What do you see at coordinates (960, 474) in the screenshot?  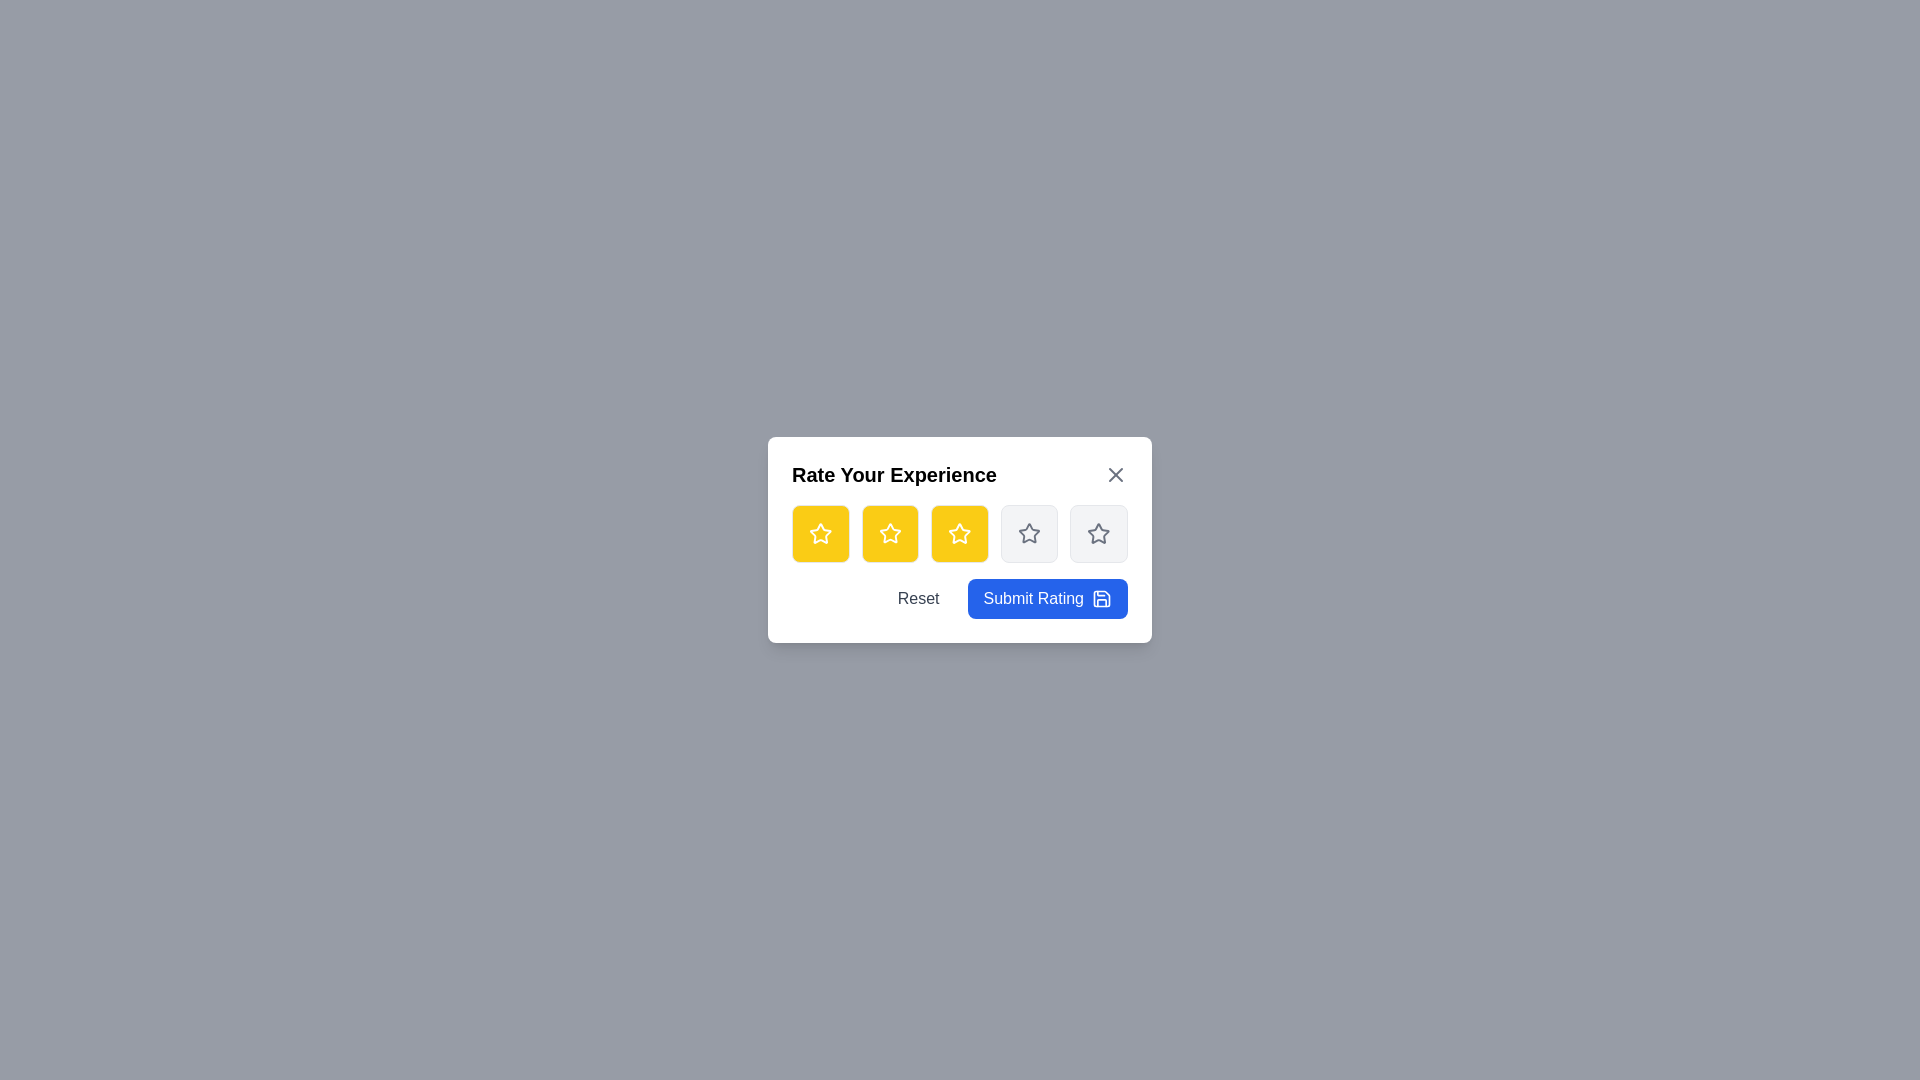 I see `the 'Rate Your Experience' title to simulate interaction` at bounding box center [960, 474].